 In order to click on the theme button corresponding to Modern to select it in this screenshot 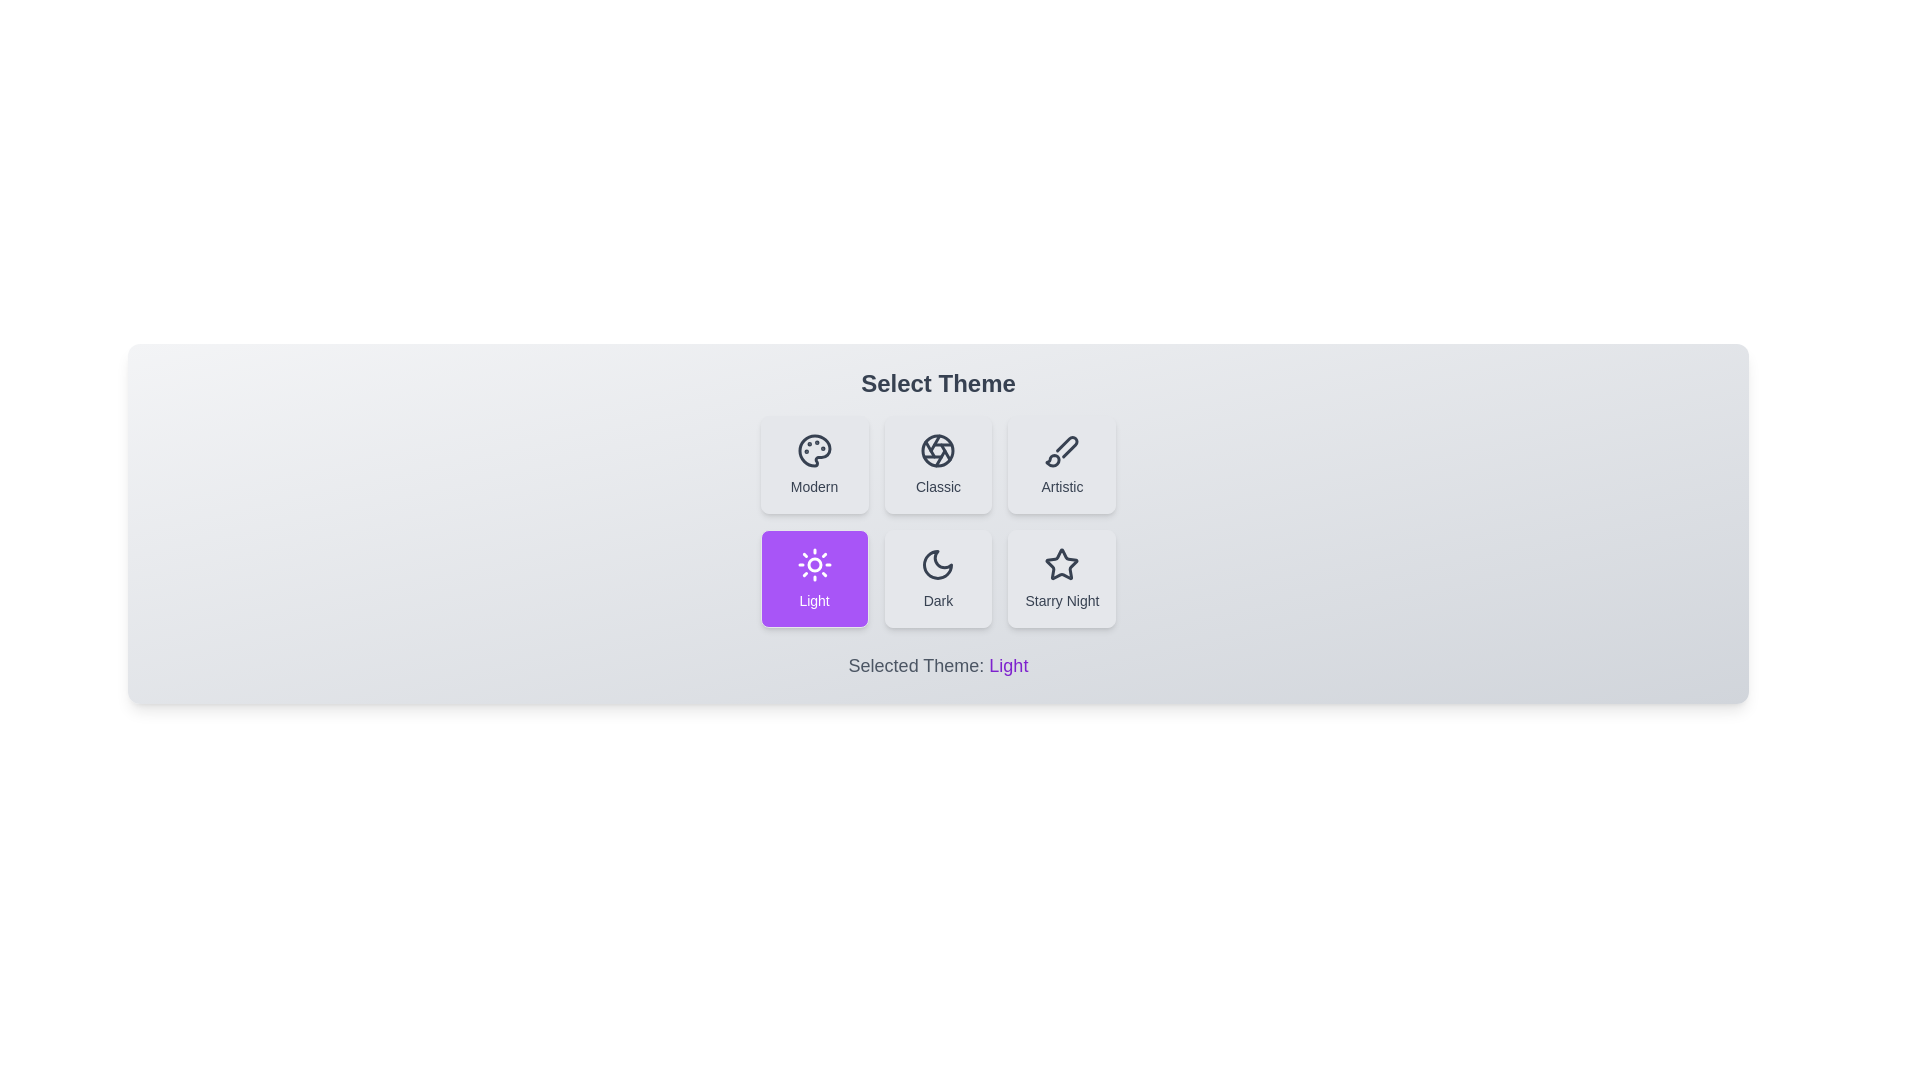, I will do `click(814, 465)`.